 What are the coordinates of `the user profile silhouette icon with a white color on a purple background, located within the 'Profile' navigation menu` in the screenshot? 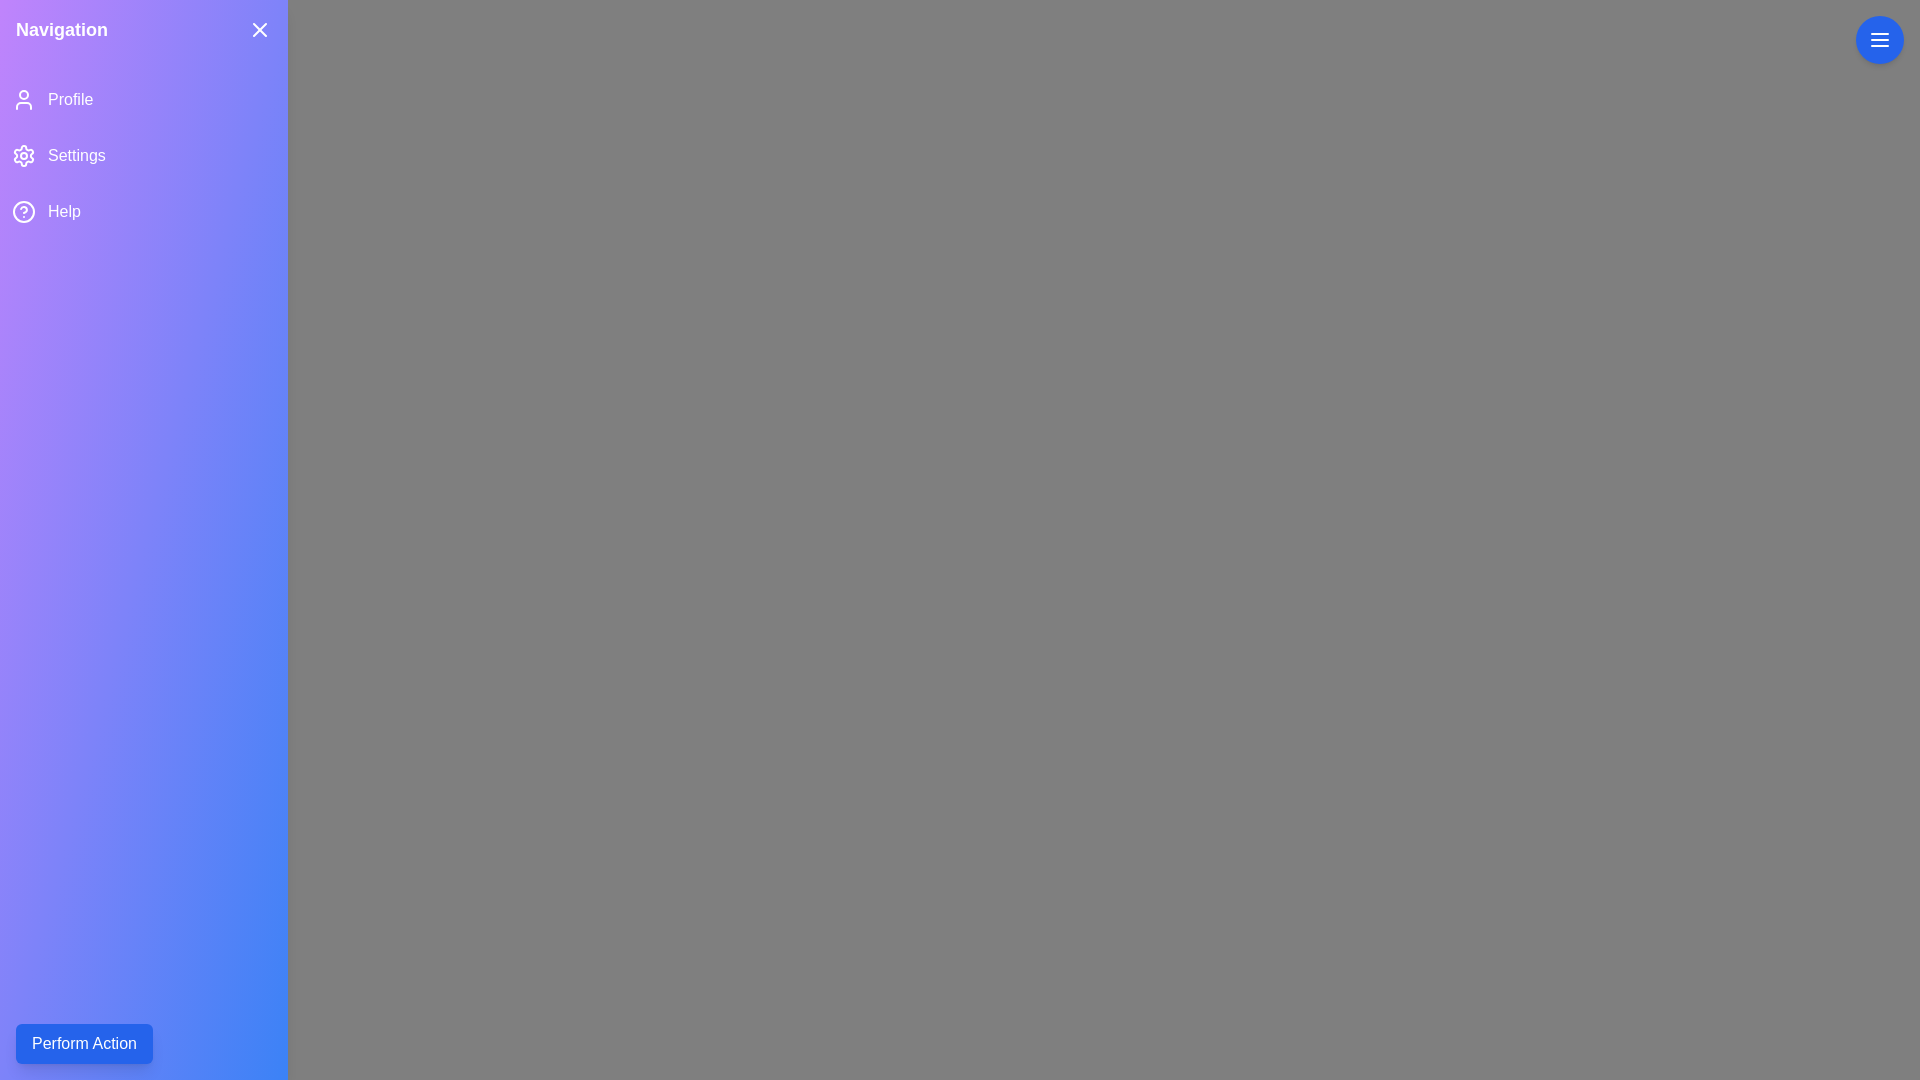 It's located at (24, 100).